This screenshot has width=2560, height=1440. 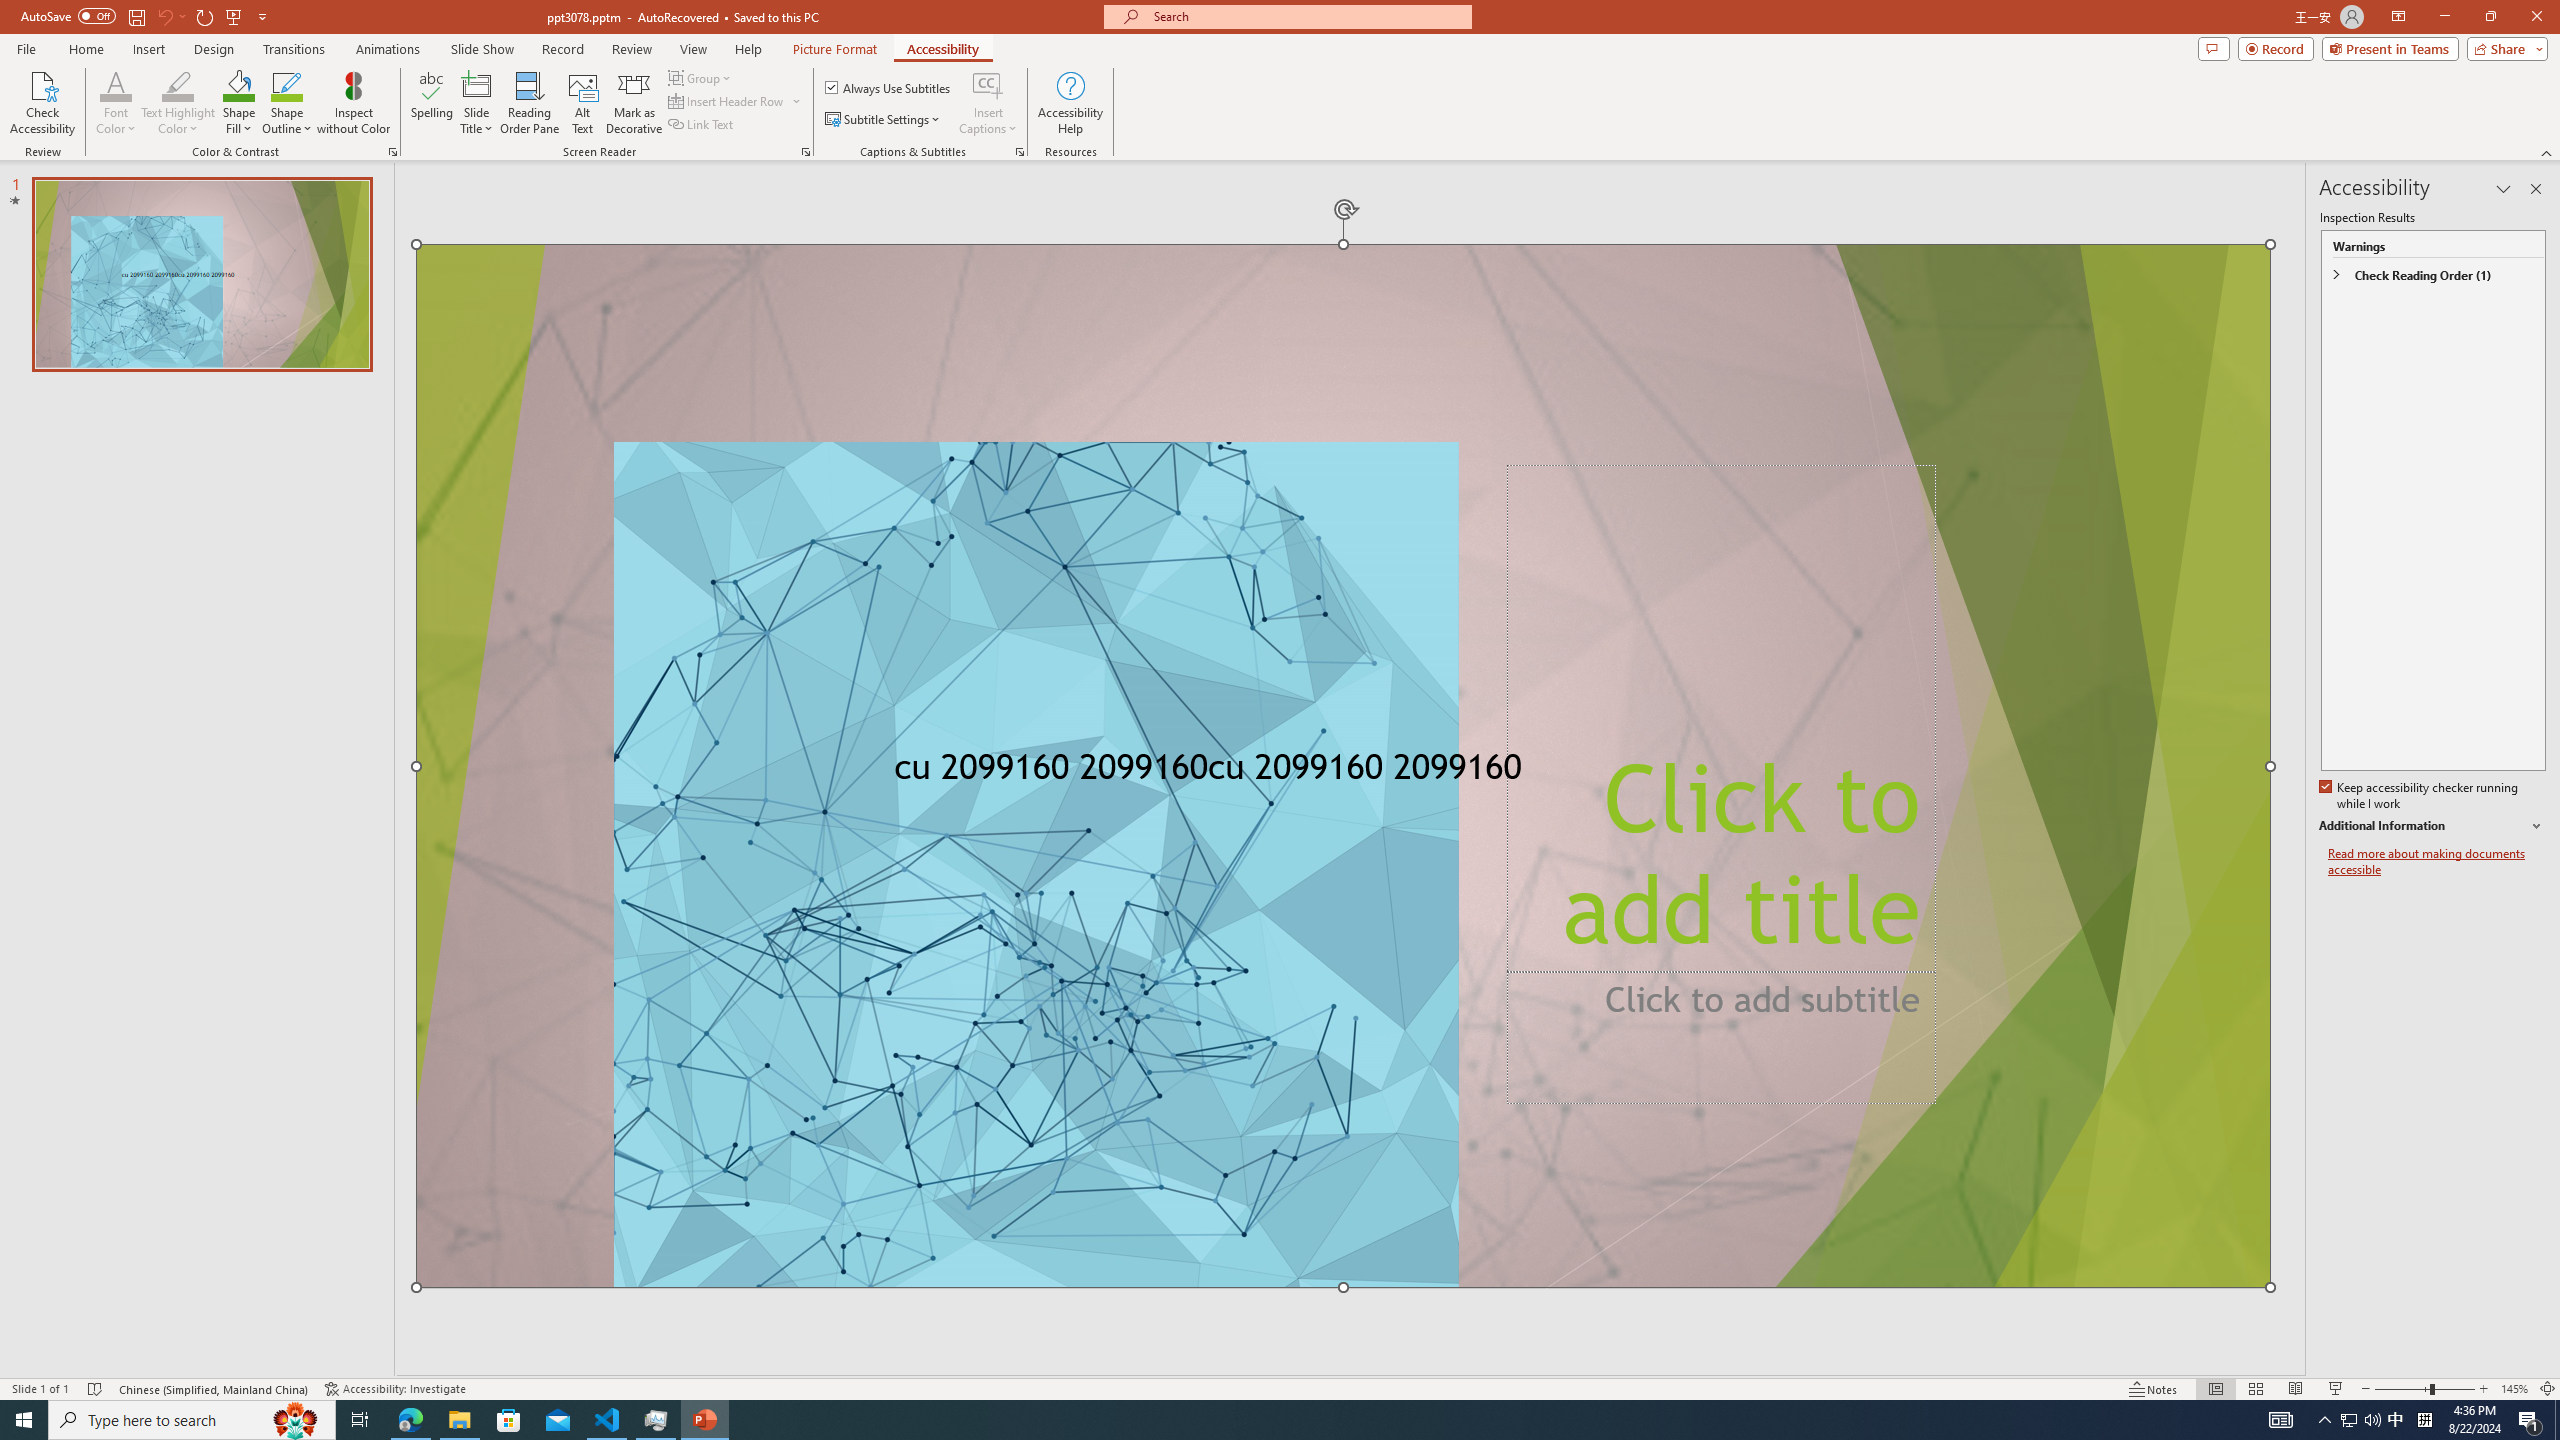 I want to click on 'Inspect without Color', so click(x=354, y=103).